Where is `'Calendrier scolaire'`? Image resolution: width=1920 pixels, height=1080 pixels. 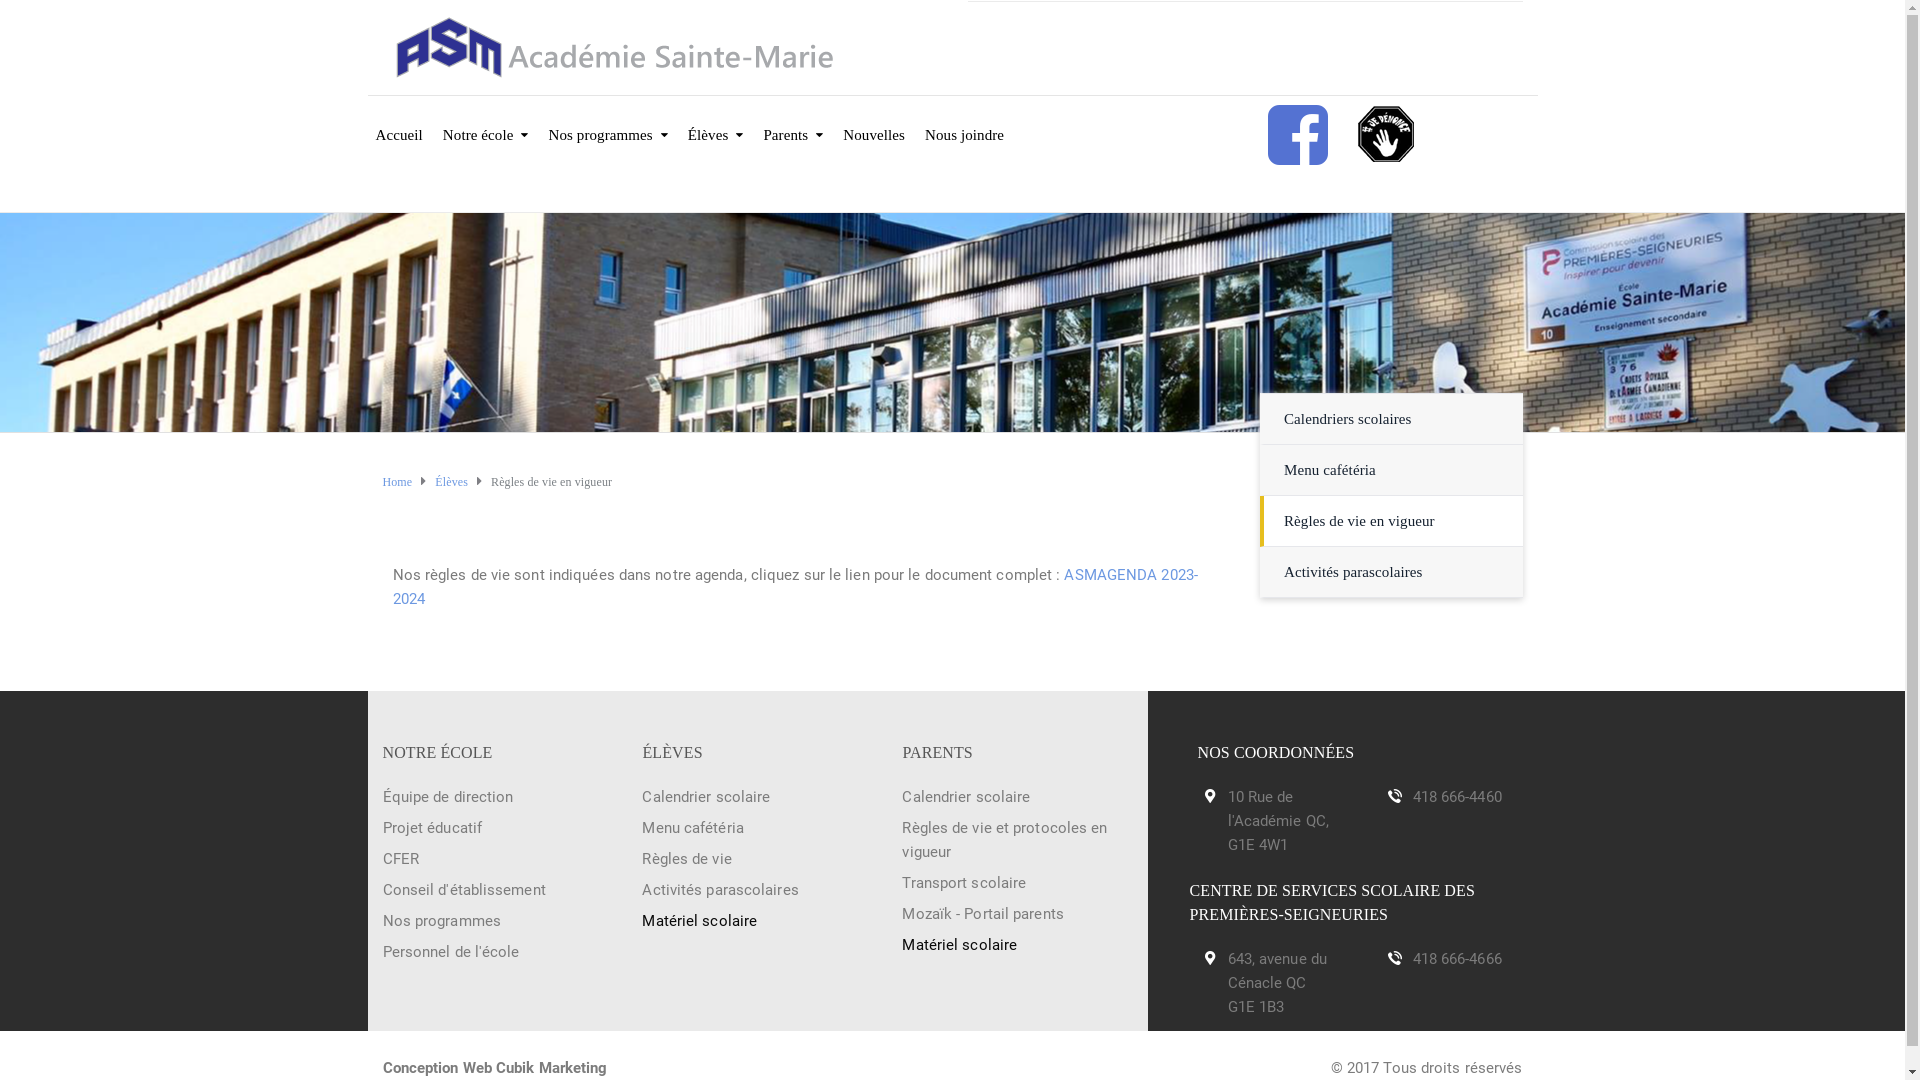 'Calendrier scolaire' is located at coordinates (705, 796).